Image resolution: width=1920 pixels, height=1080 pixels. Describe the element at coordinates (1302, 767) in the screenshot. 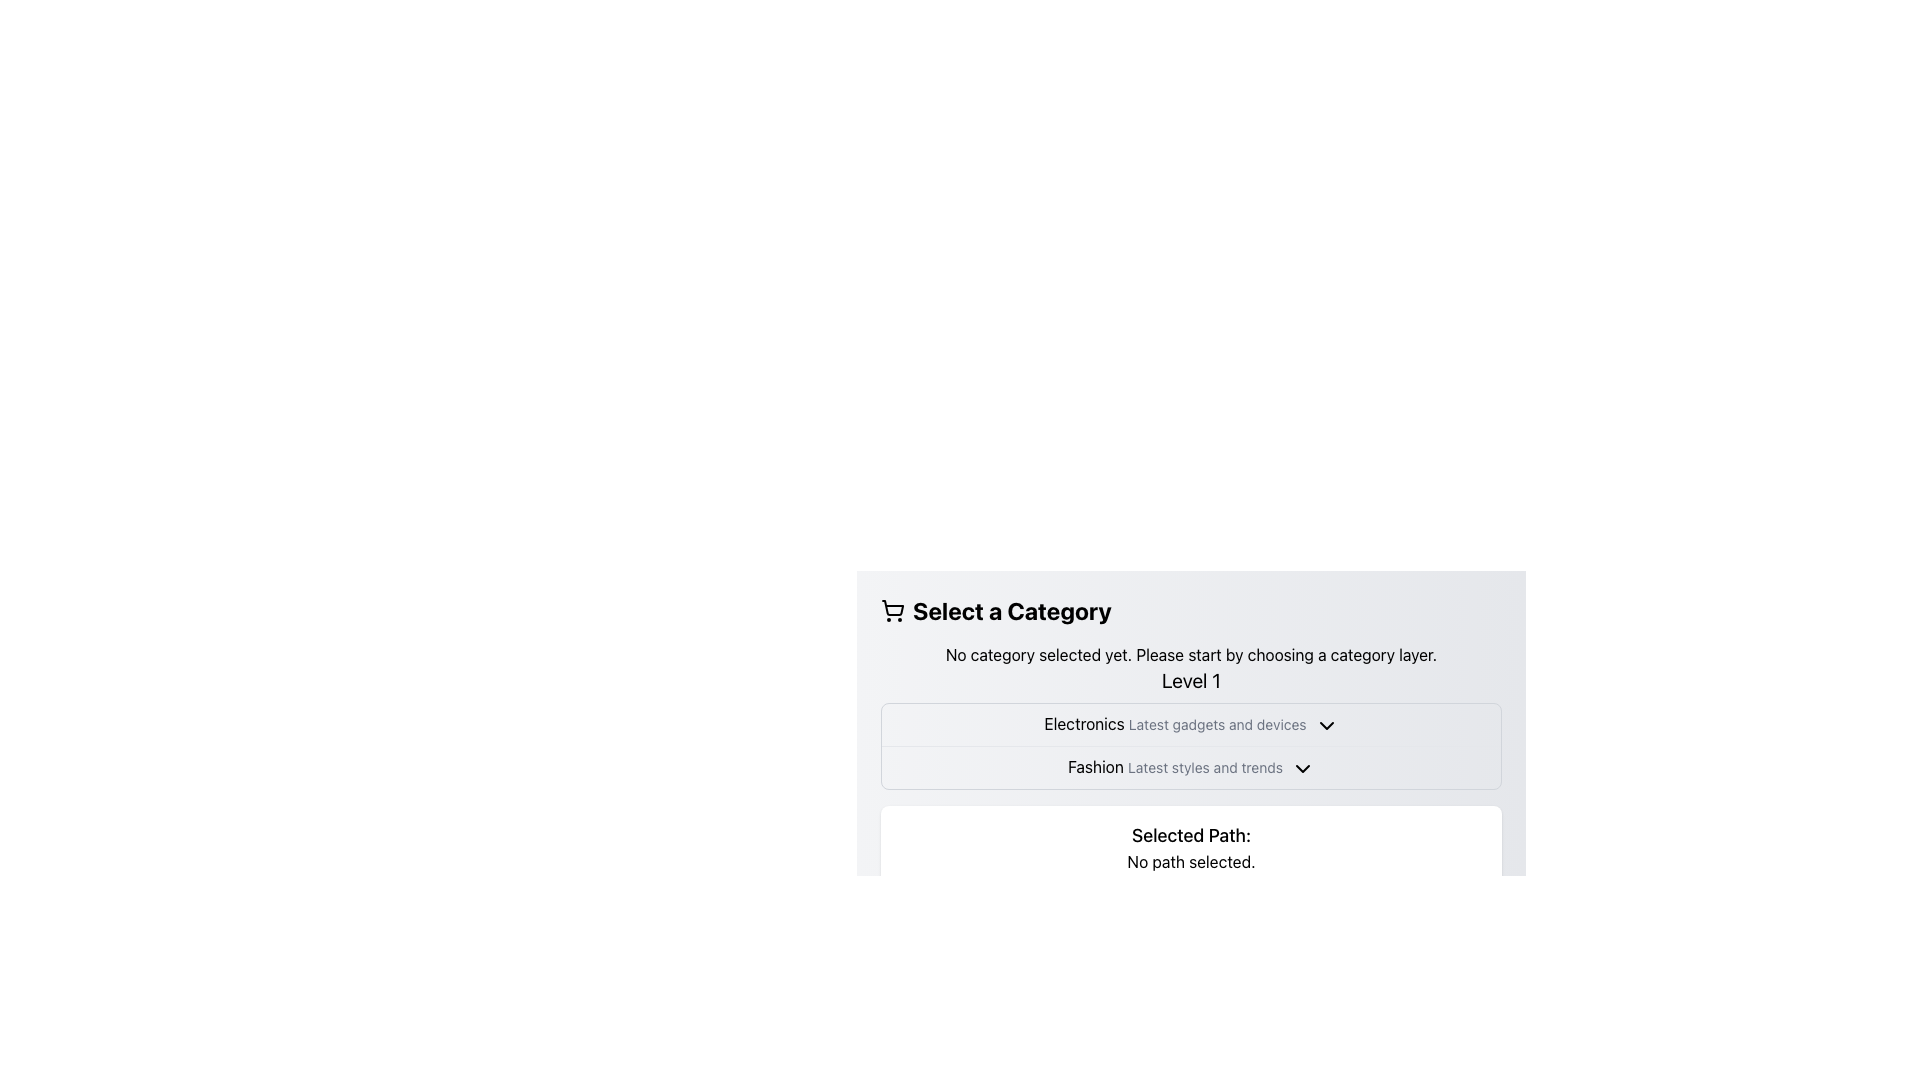

I see `the chevron icon located directly to the right of the text 'Fashion Latest styles and trends'` at that location.